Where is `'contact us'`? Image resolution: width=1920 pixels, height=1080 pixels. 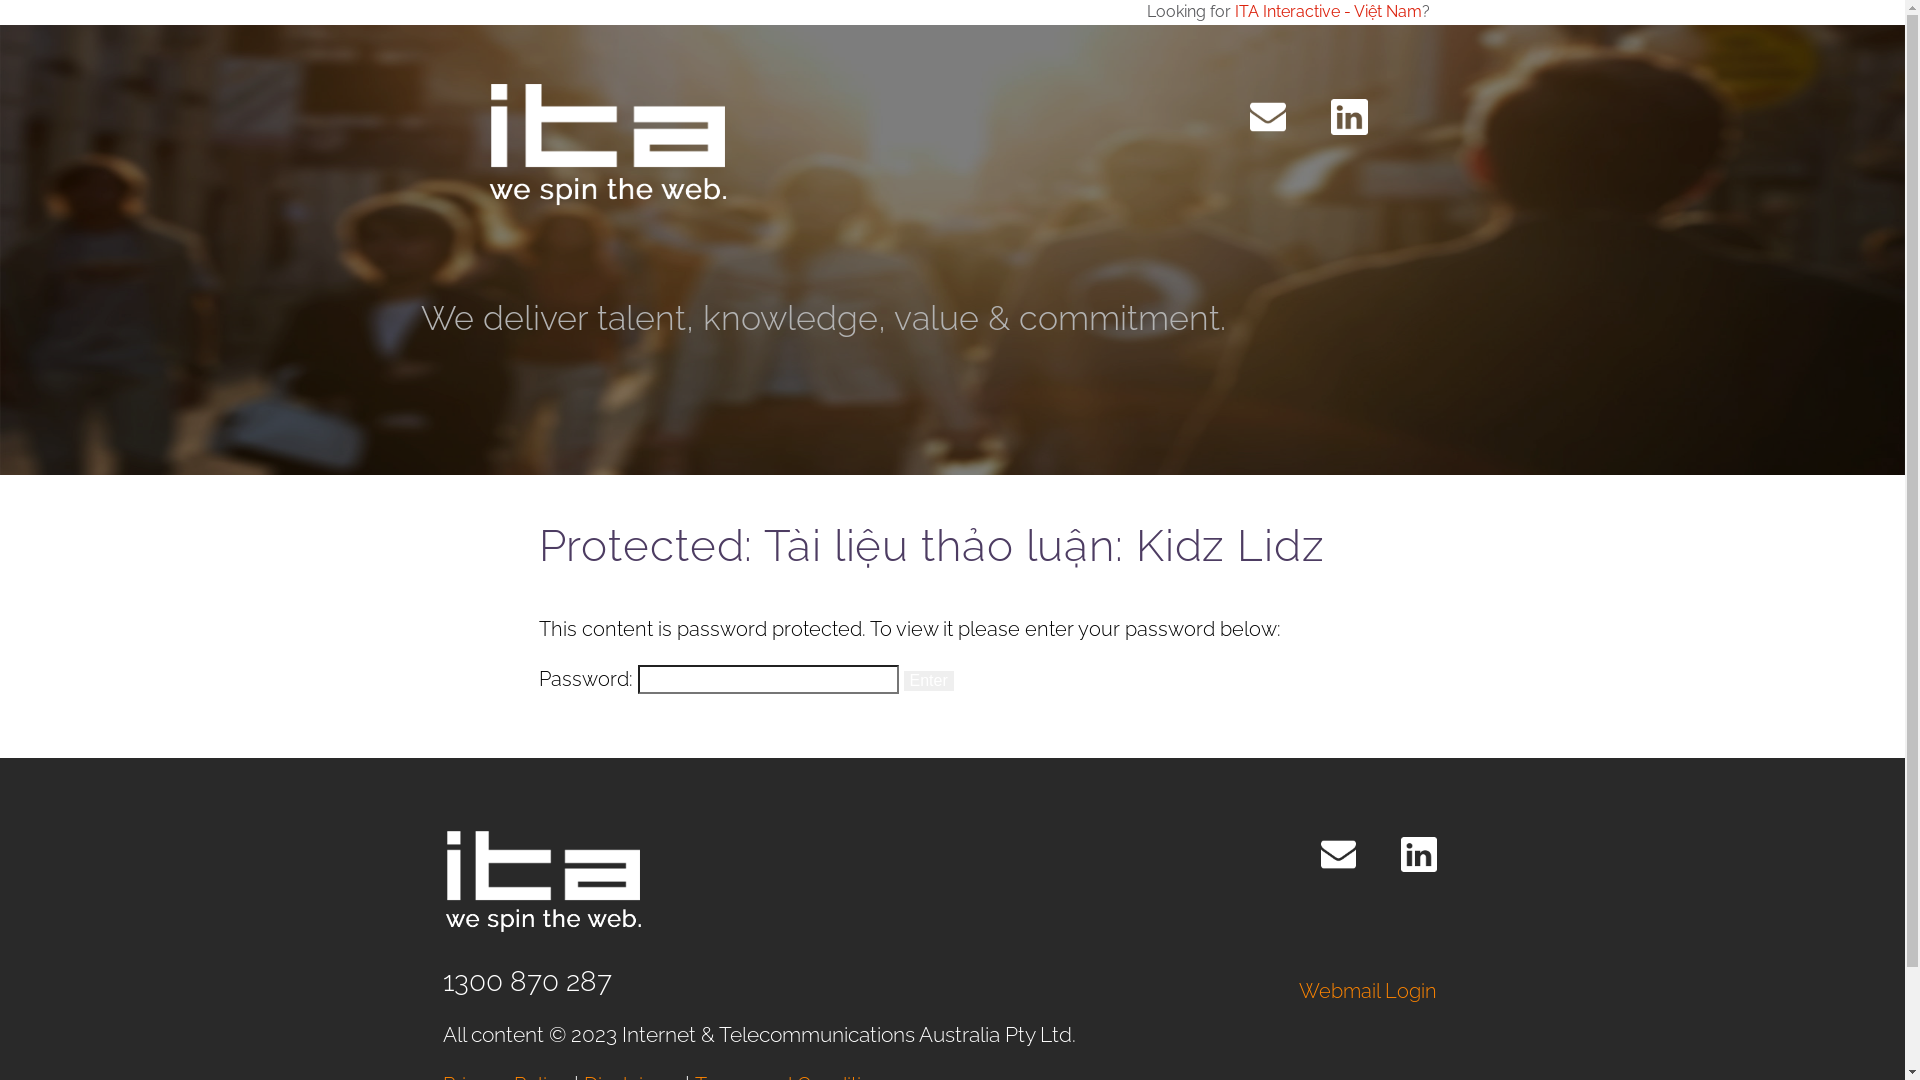 'contact us' is located at coordinates (1248, 116).